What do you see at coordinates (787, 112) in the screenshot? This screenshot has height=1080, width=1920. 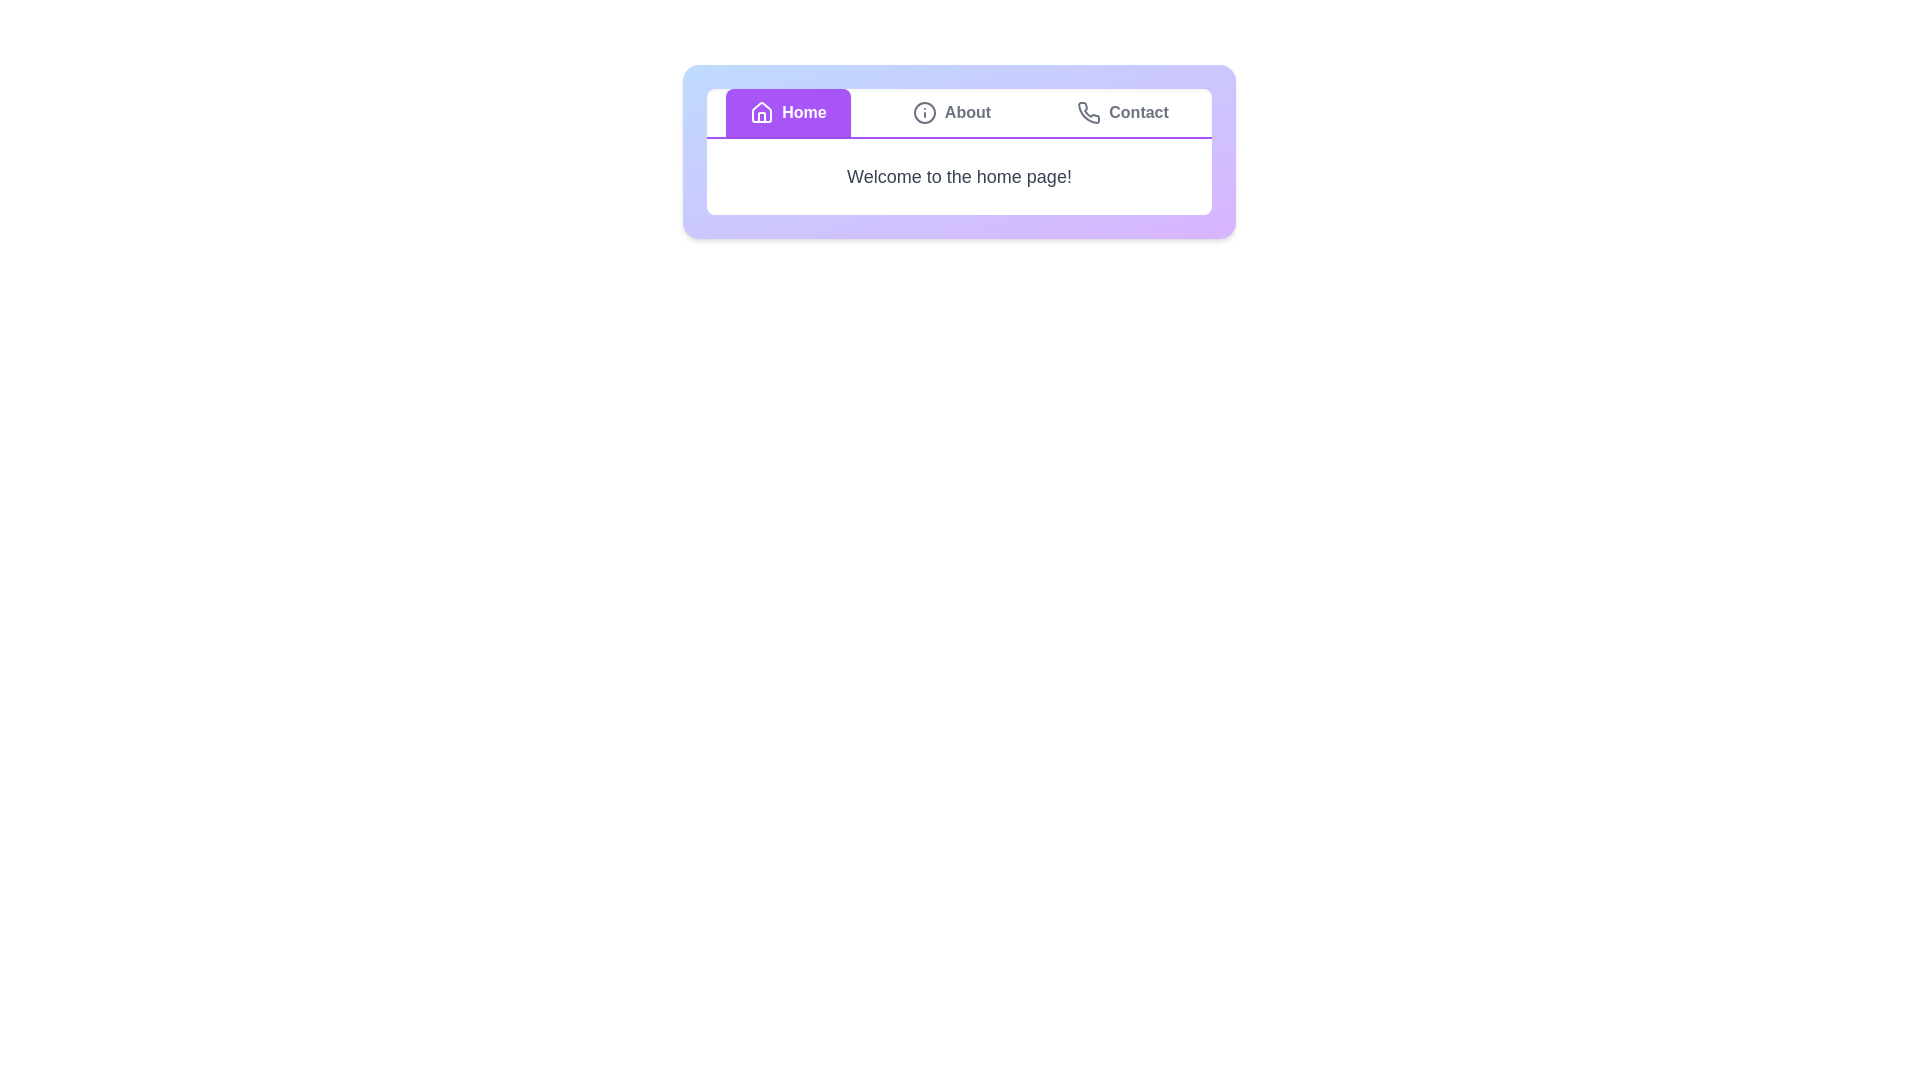 I see `the Home tab by clicking on it` at bounding box center [787, 112].